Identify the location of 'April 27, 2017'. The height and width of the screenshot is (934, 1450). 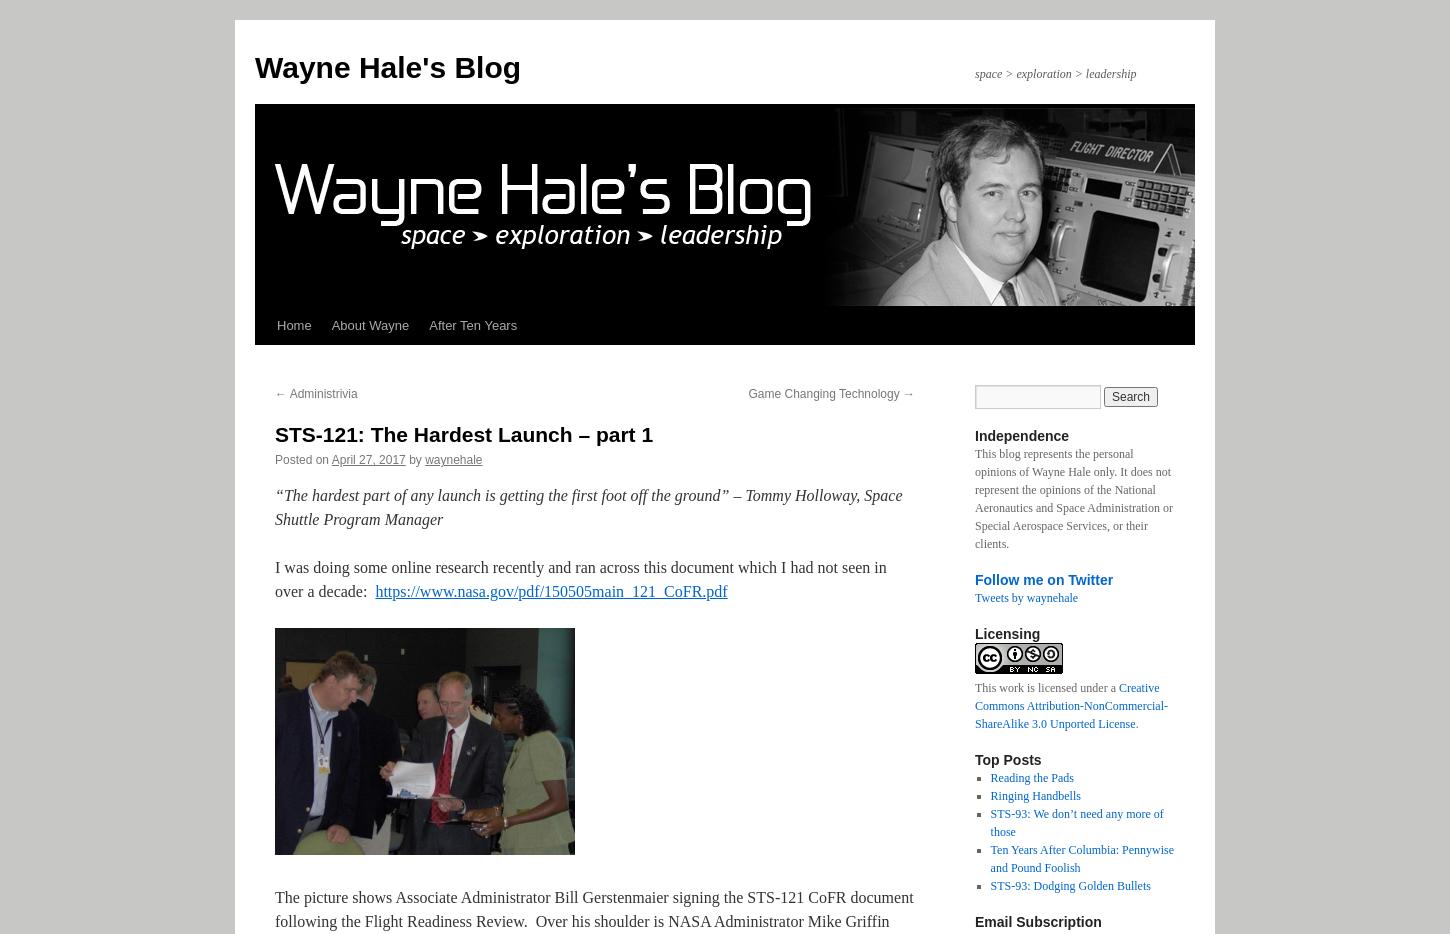
(367, 459).